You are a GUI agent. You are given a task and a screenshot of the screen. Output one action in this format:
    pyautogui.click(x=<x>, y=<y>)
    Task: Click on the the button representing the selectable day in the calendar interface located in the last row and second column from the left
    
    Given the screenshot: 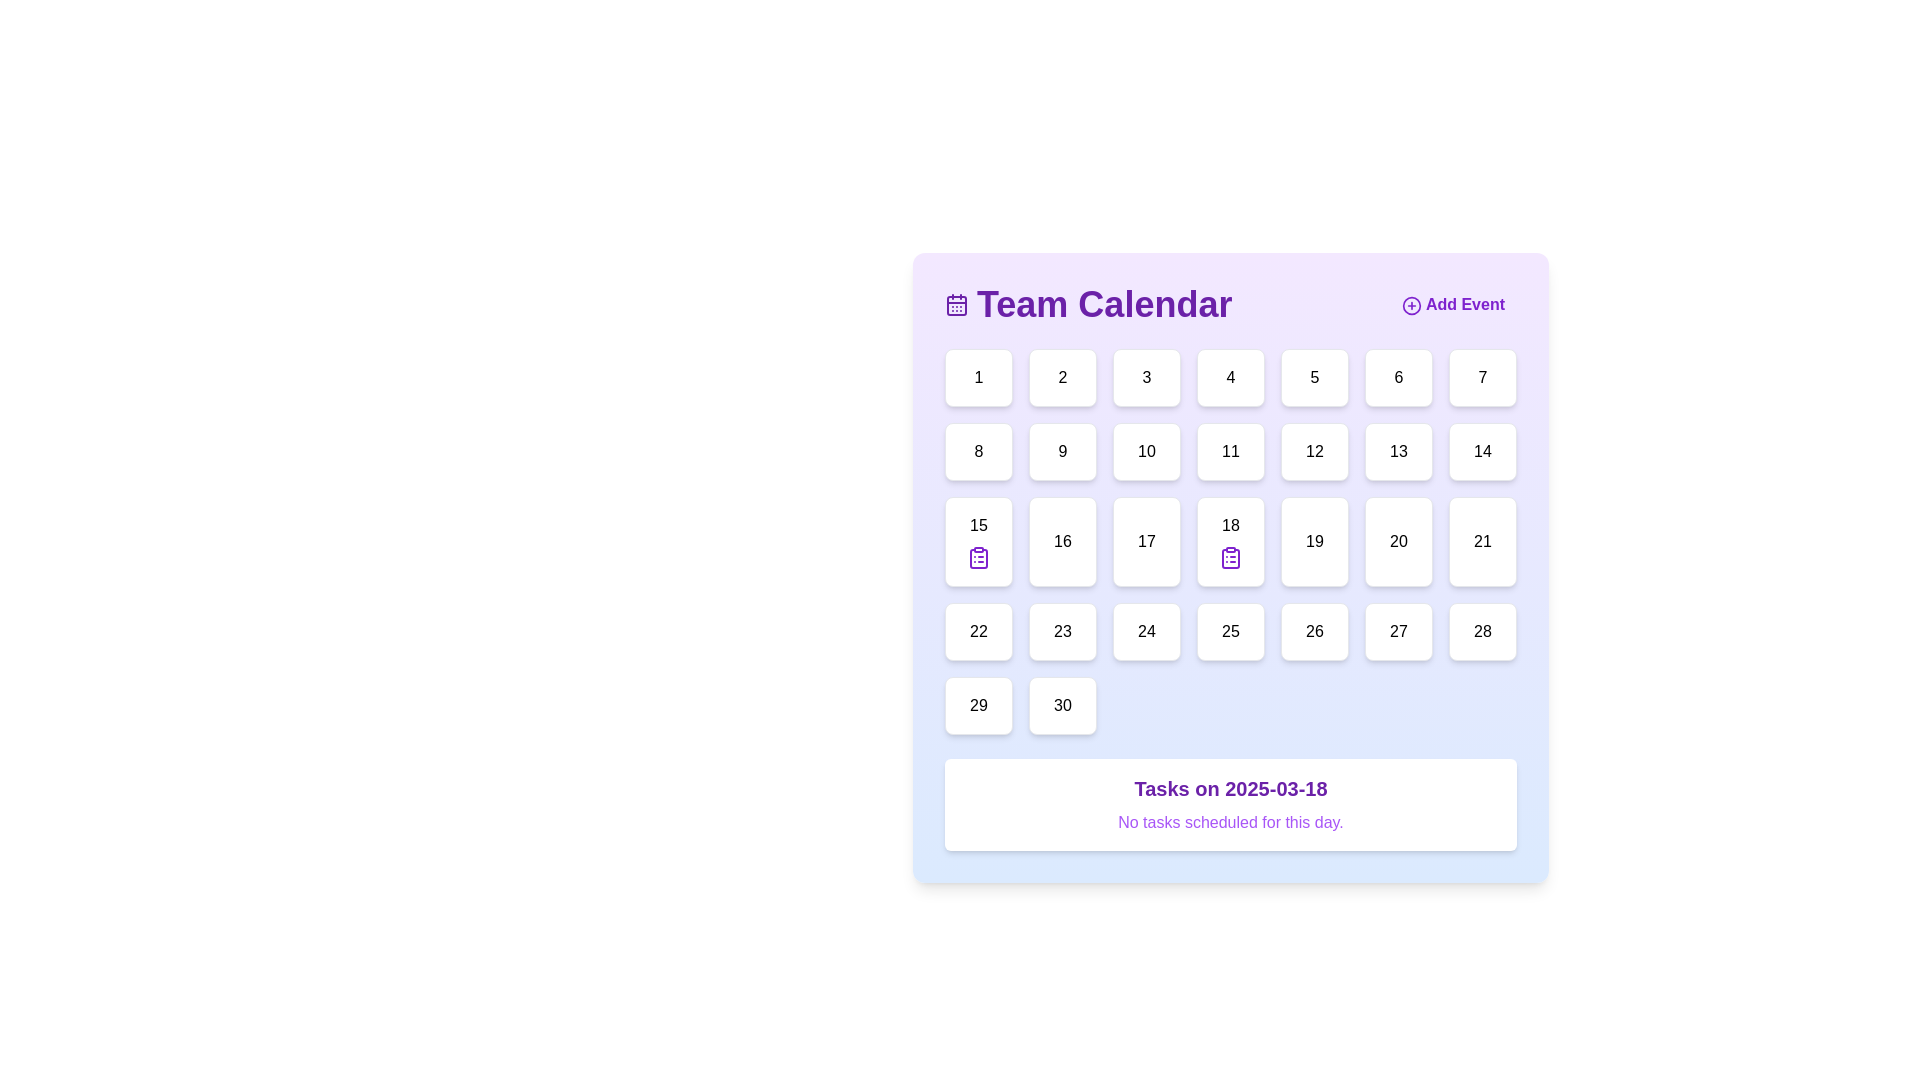 What is the action you would take?
    pyautogui.click(x=1061, y=704)
    